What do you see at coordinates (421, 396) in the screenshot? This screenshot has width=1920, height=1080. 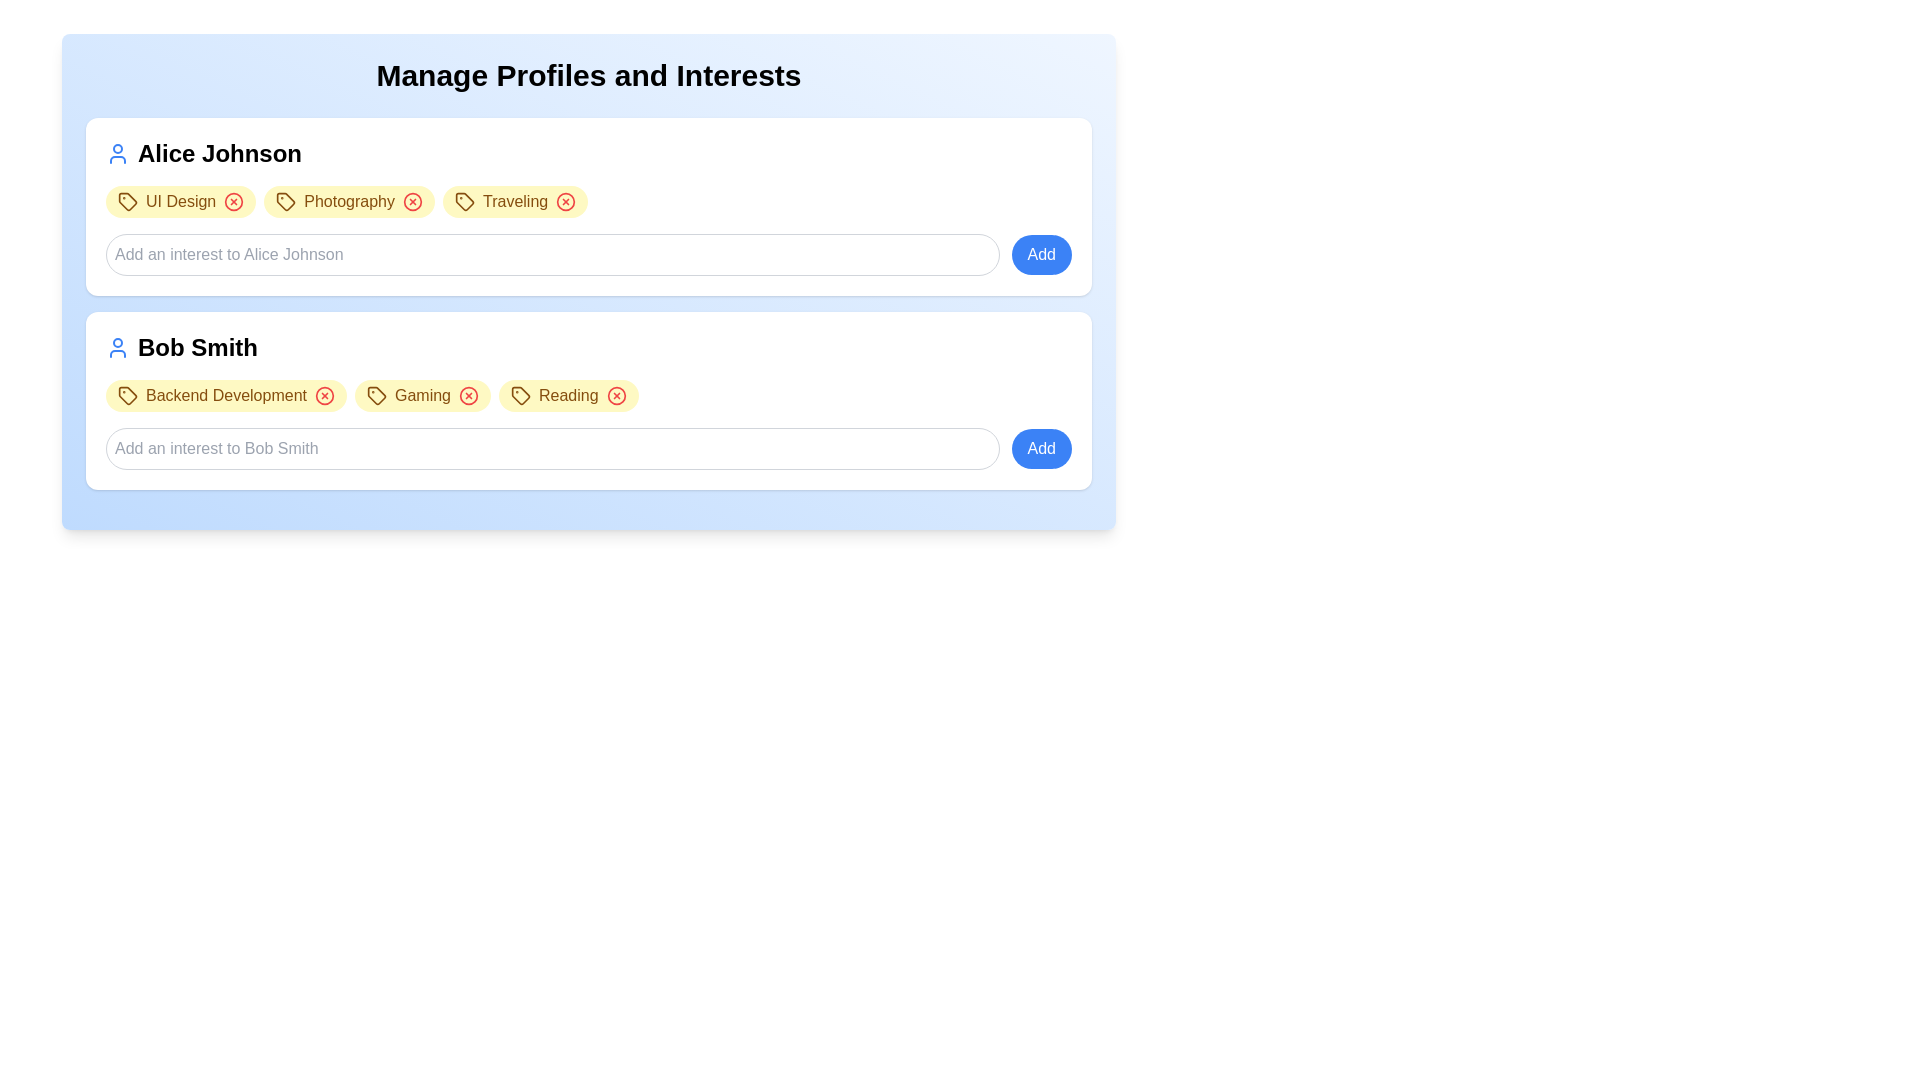 I see `the circular red 'X' button on the right side of the 'Gaming' tag` at bounding box center [421, 396].